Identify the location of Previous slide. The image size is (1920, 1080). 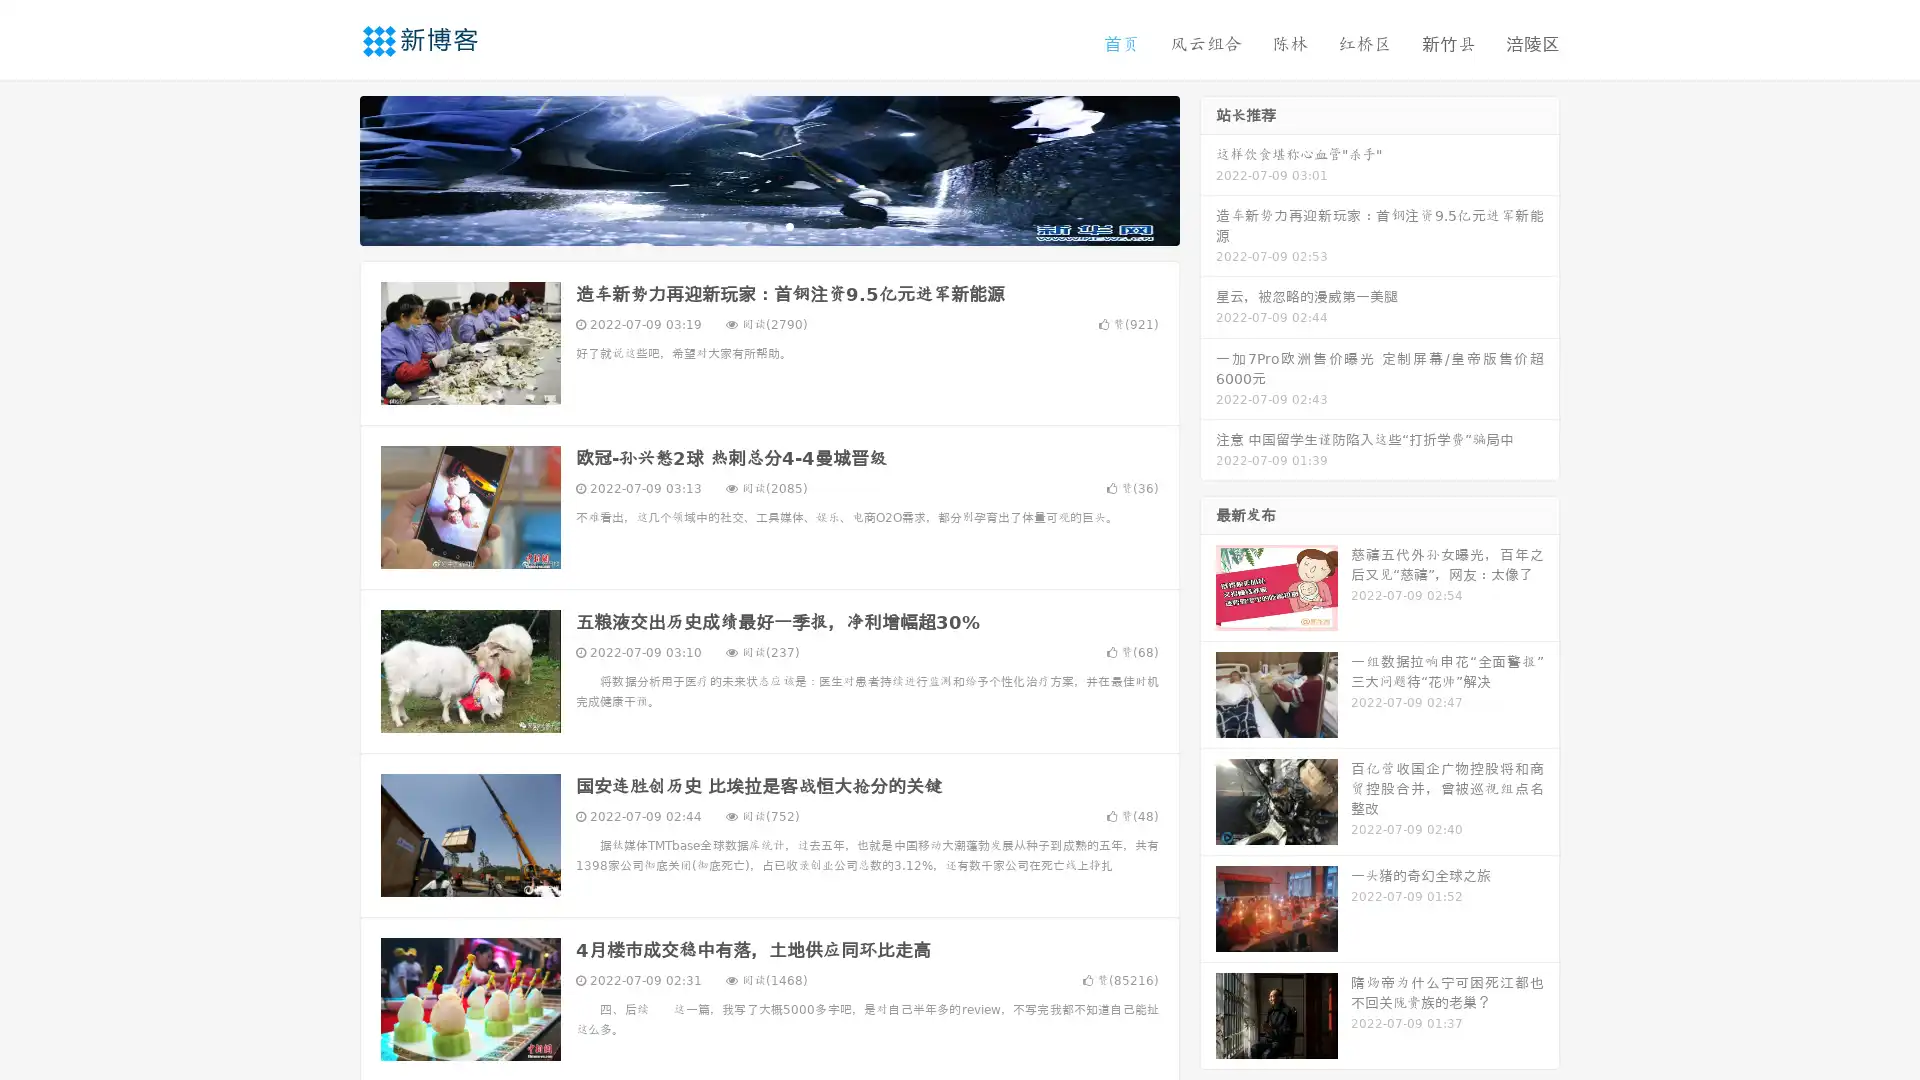
(330, 168).